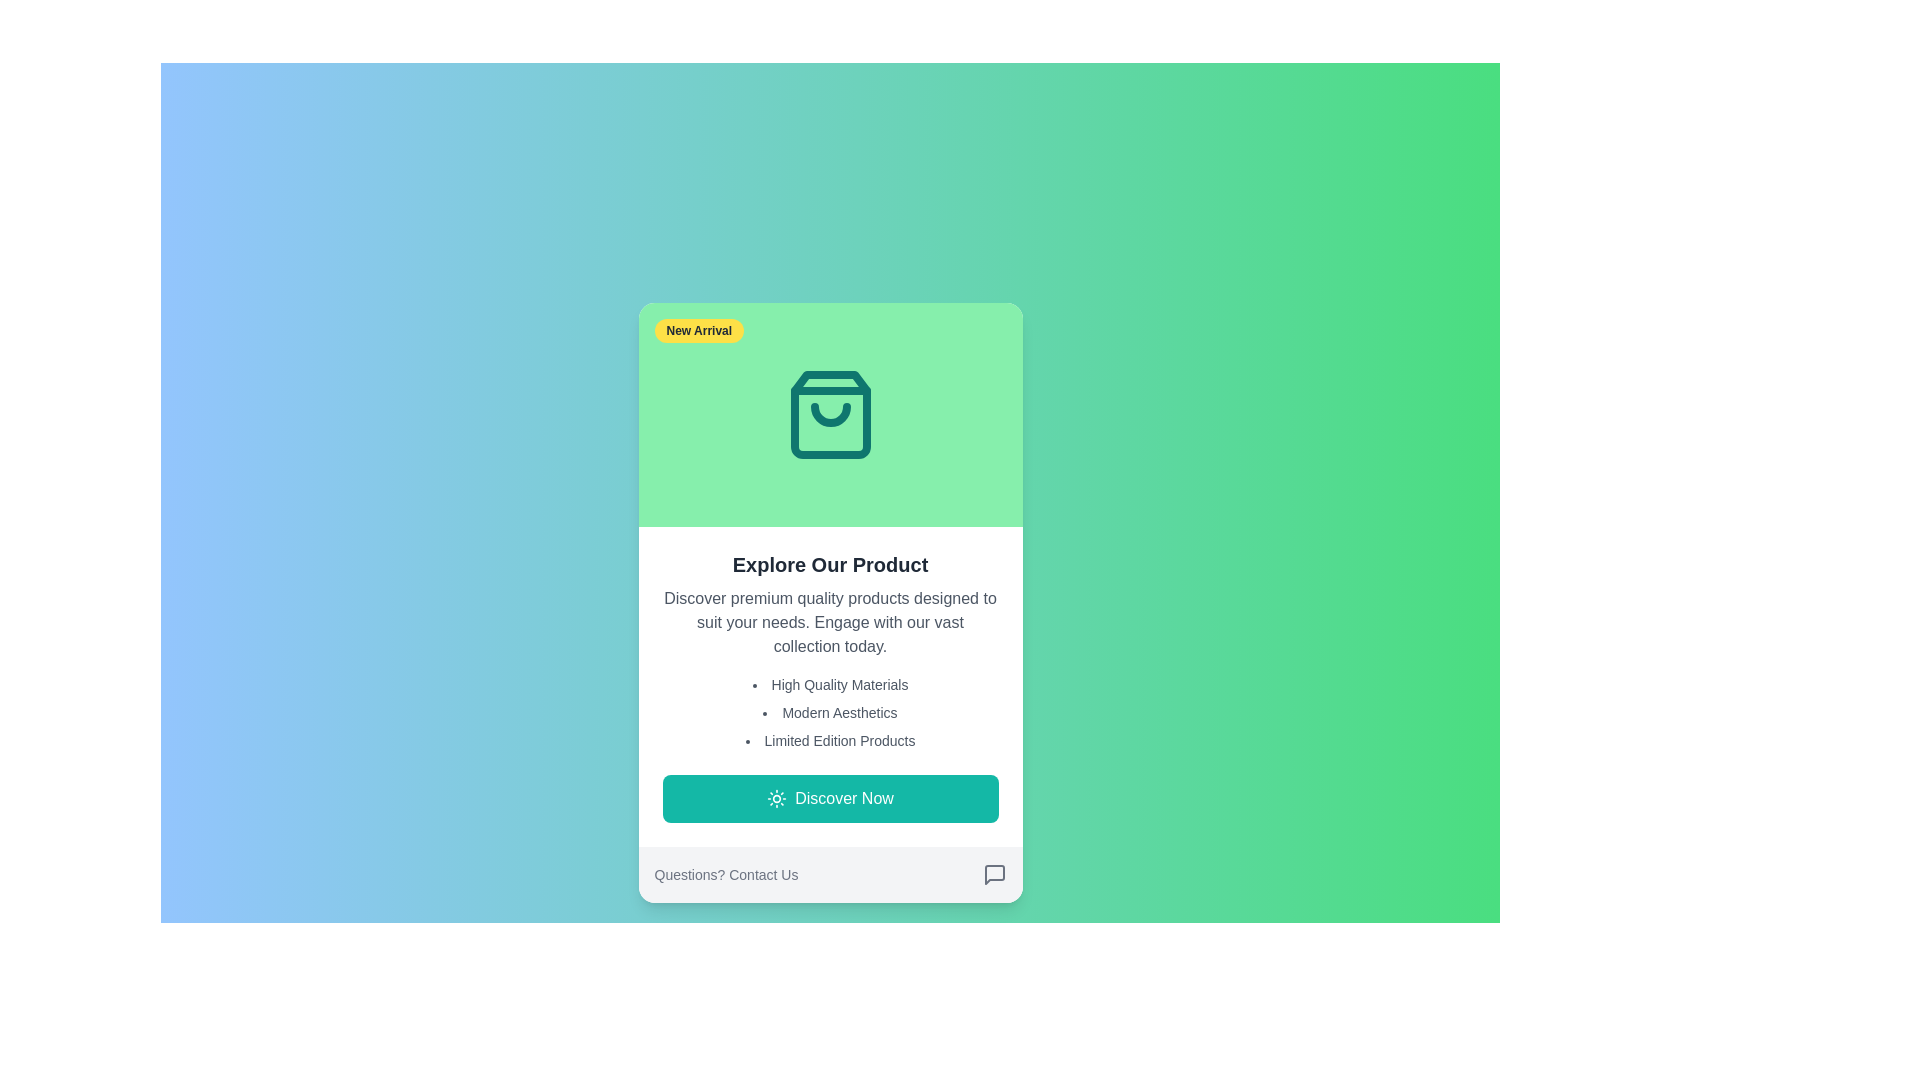  What do you see at coordinates (830, 414) in the screenshot?
I see `the teal shopping bag vector graphic located at the top-center of the card-style layout, which is the primary graphic above the text content` at bounding box center [830, 414].